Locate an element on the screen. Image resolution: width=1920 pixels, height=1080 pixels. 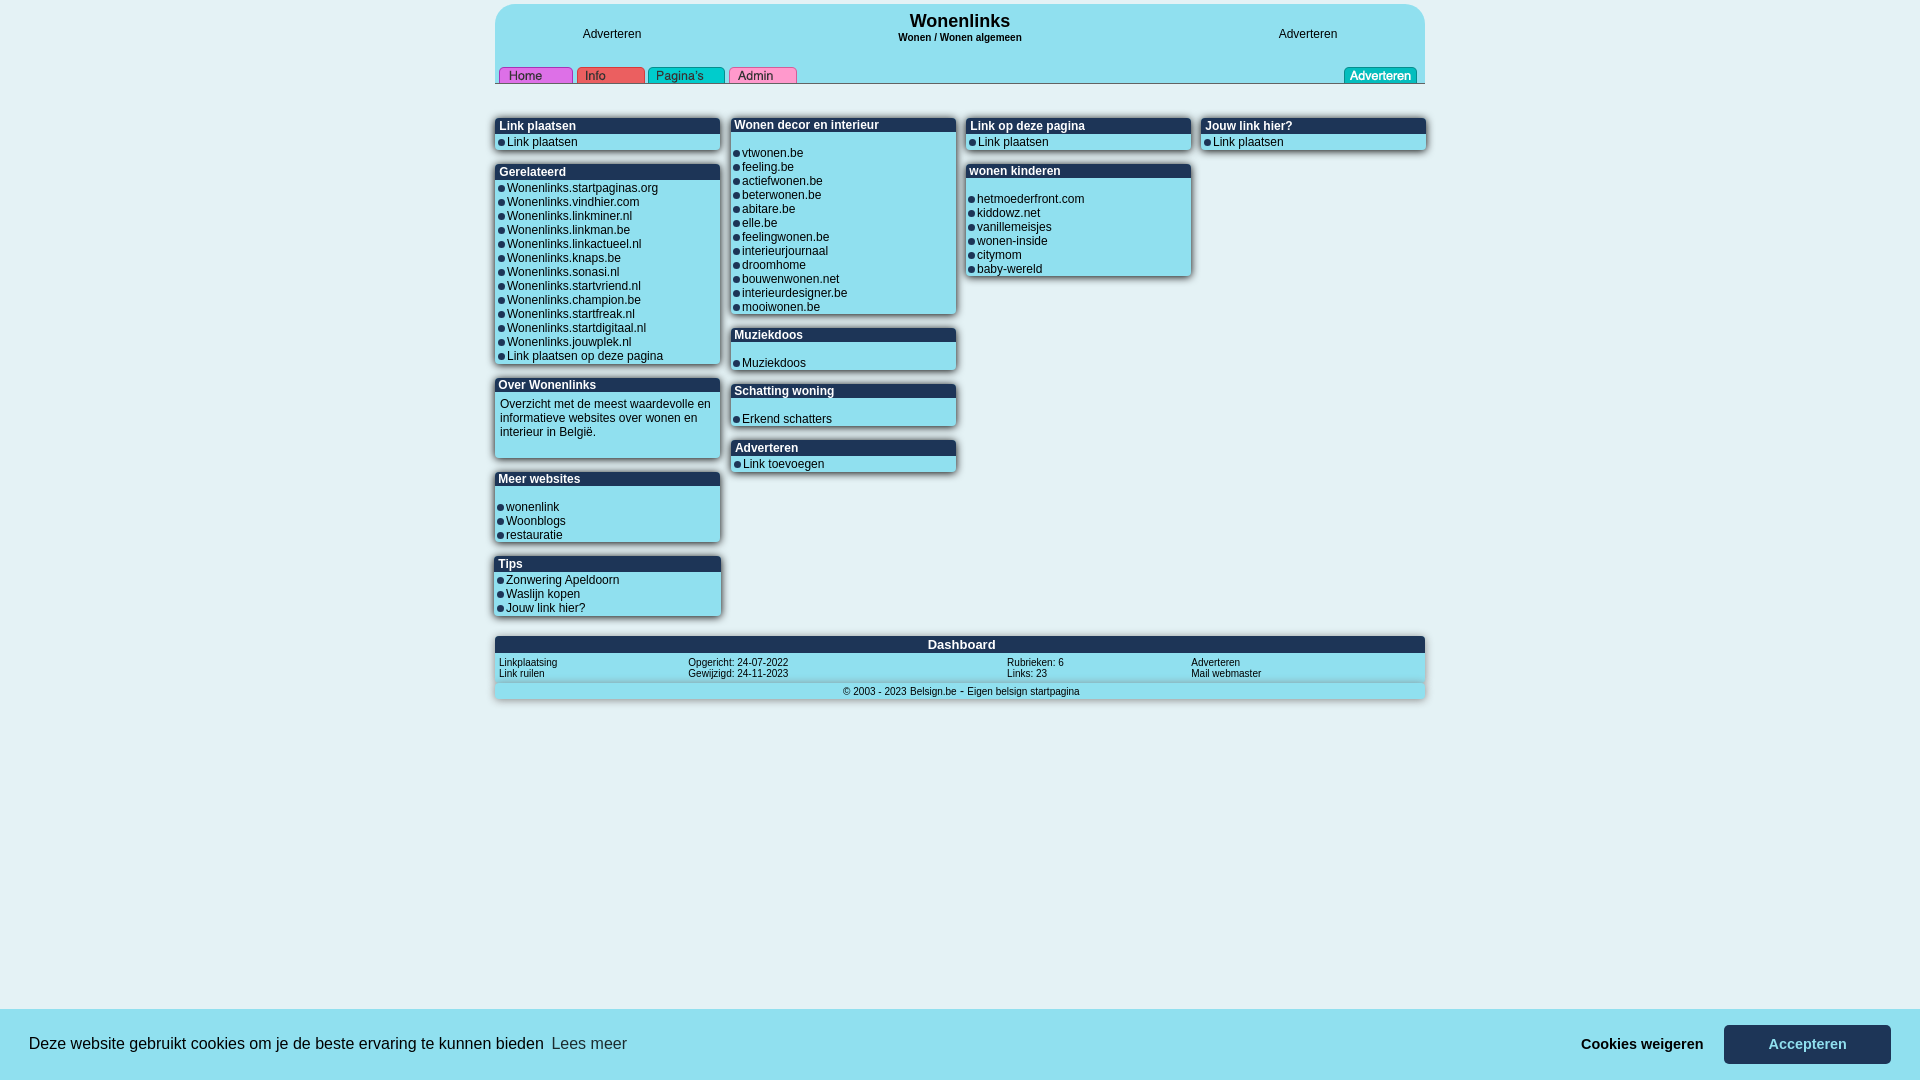
'Muziekdoos' is located at coordinates (772, 362).